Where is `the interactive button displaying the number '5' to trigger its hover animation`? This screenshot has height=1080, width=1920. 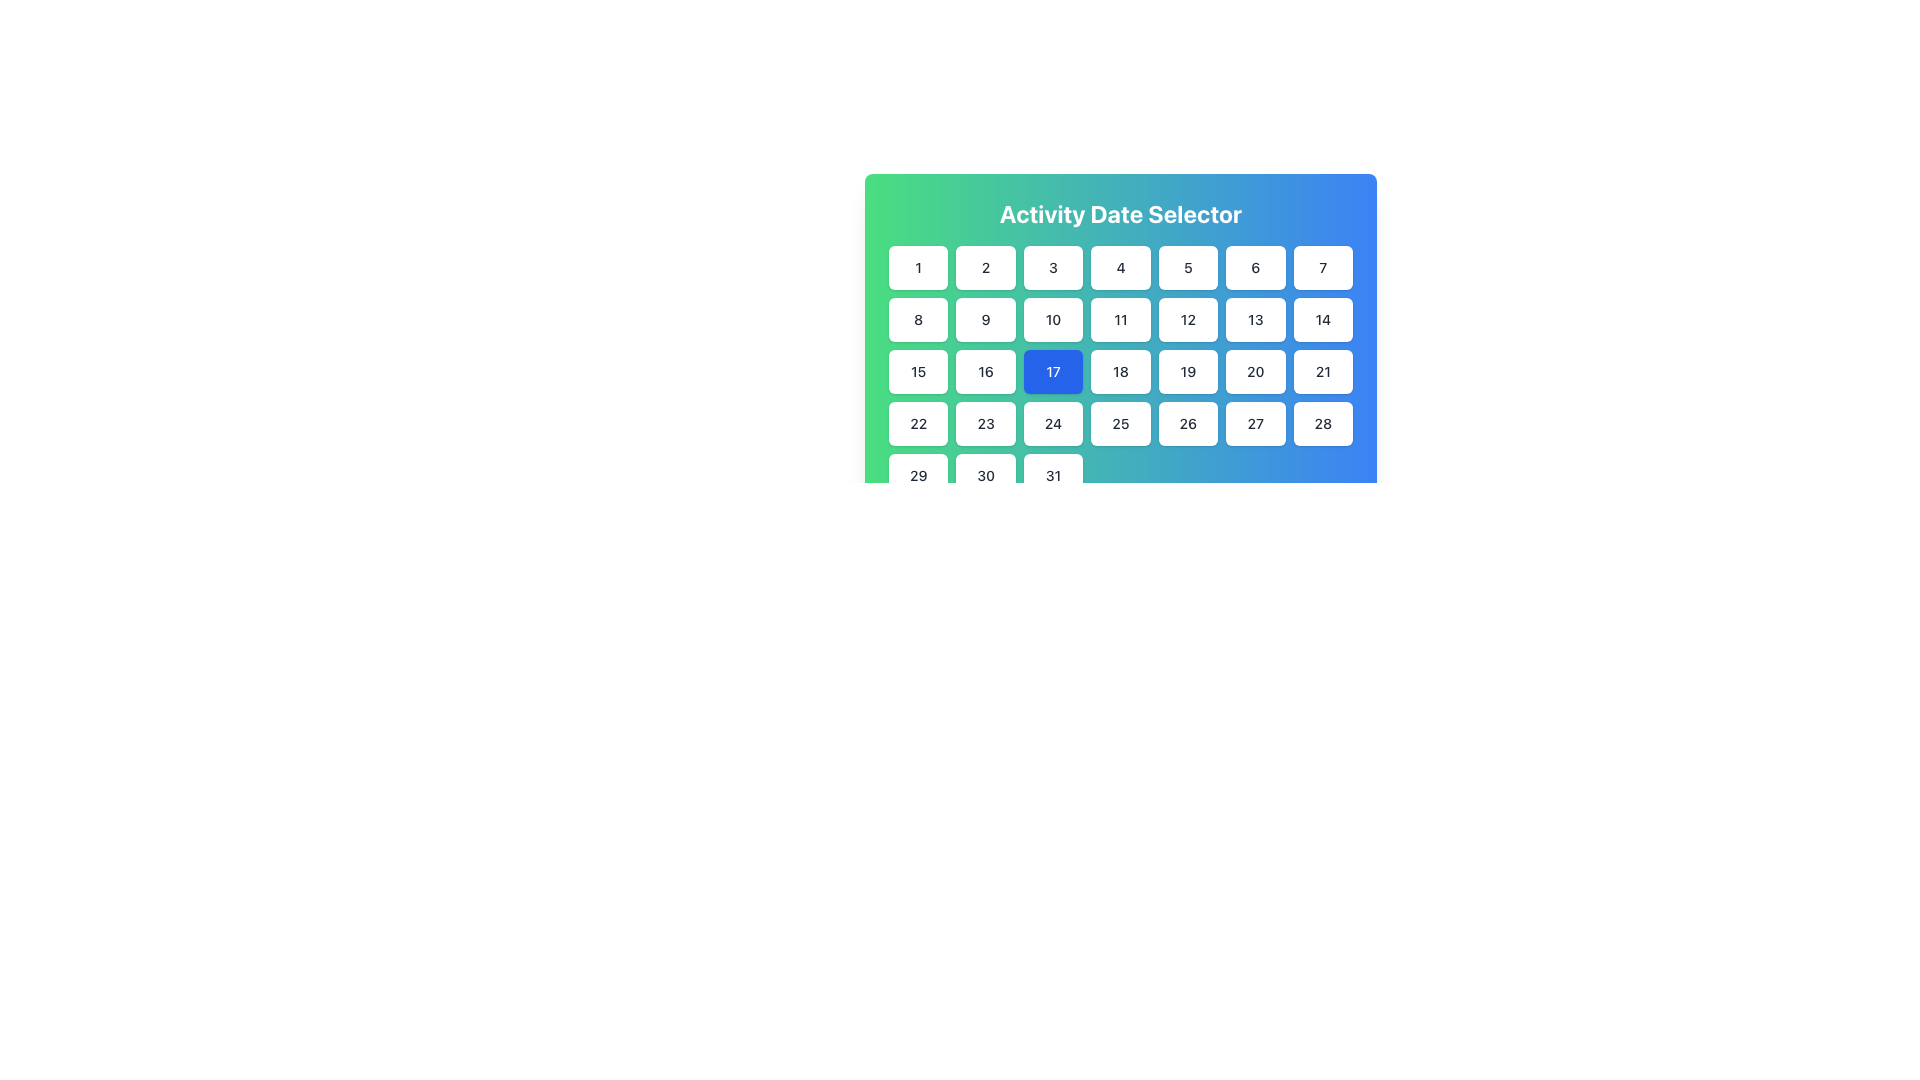
the interactive button displaying the number '5' to trigger its hover animation is located at coordinates (1188, 266).